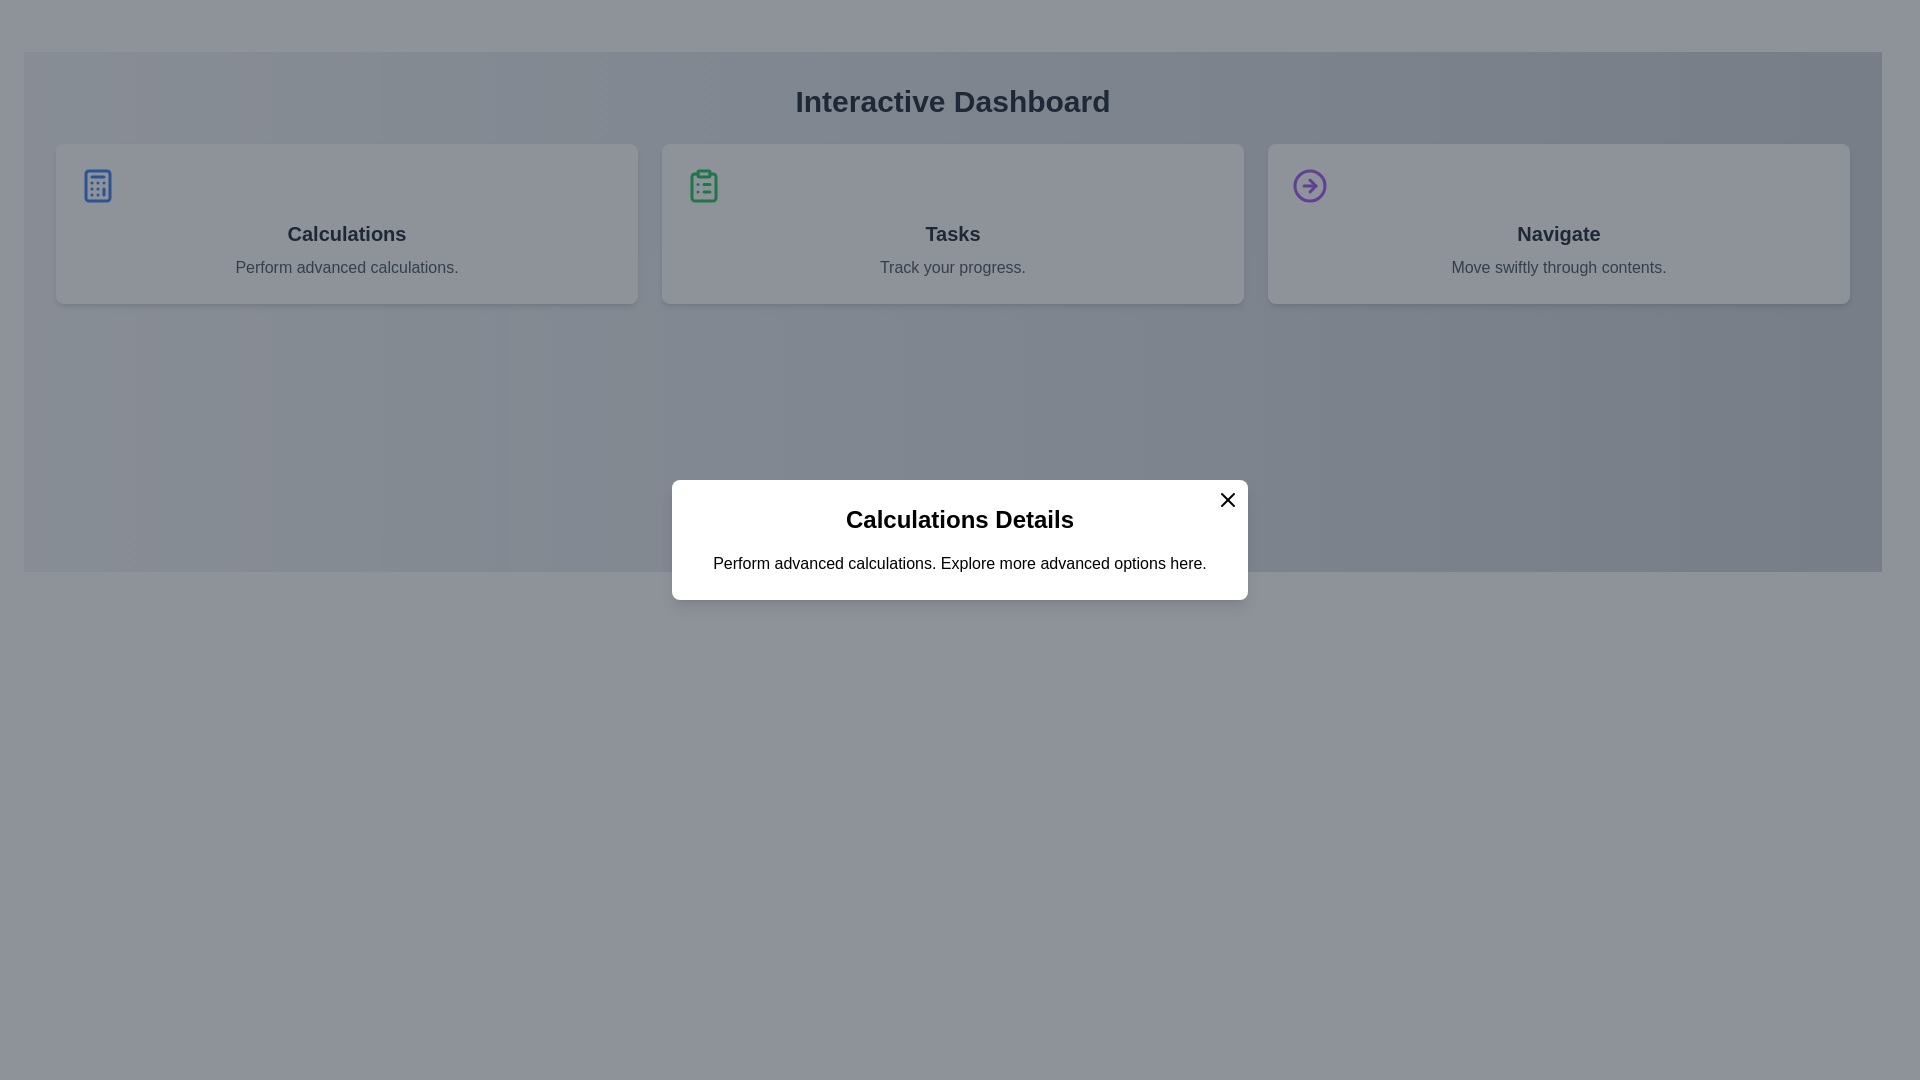  I want to click on the 'Tasks' card-style UI component located in the center of the grid layout, which is the second card between 'Calculations' and 'Navigate', so click(952, 223).